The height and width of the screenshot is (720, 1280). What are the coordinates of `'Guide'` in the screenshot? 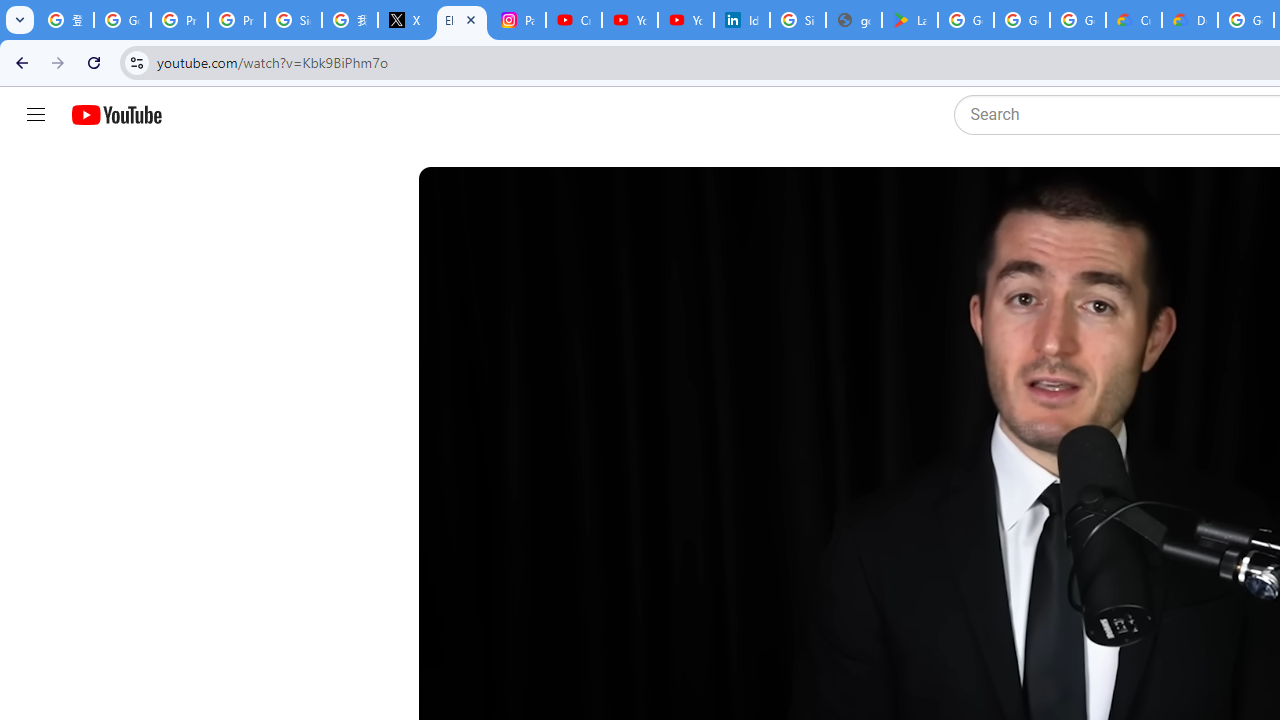 It's located at (35, 115).